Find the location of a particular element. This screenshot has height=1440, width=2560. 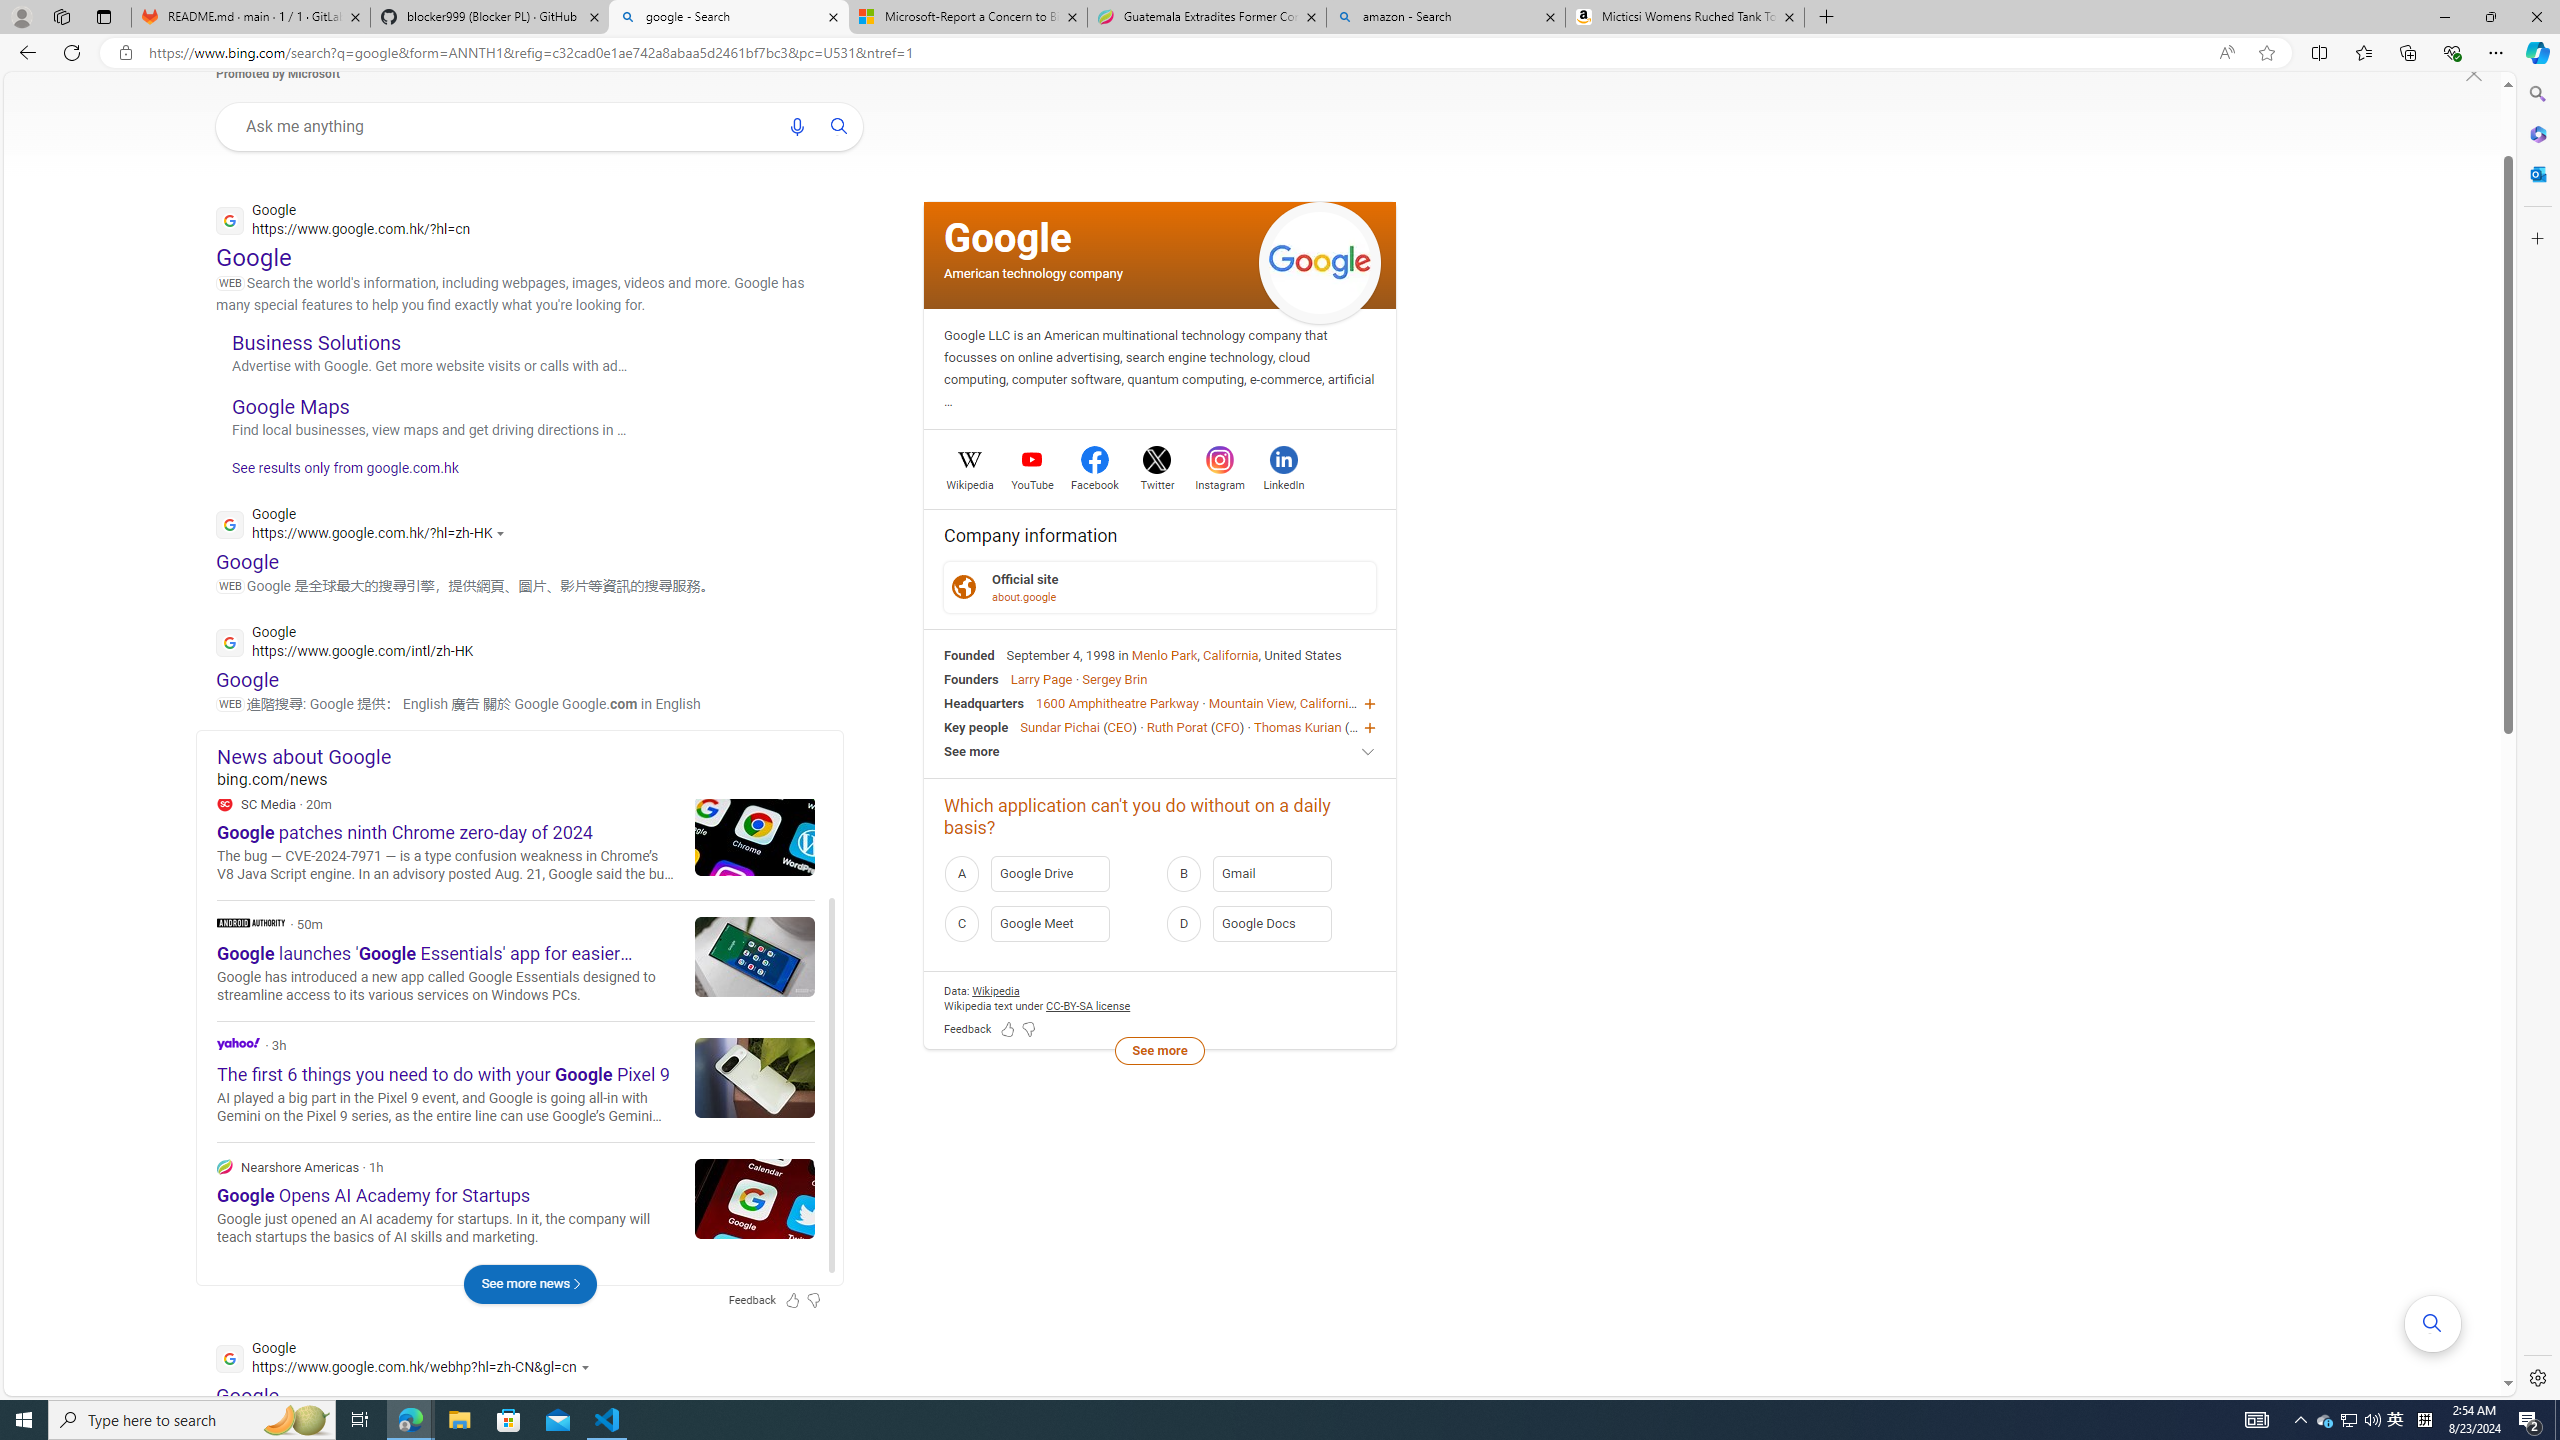

'amazon - Search' is located at coordinates (1446, 16).